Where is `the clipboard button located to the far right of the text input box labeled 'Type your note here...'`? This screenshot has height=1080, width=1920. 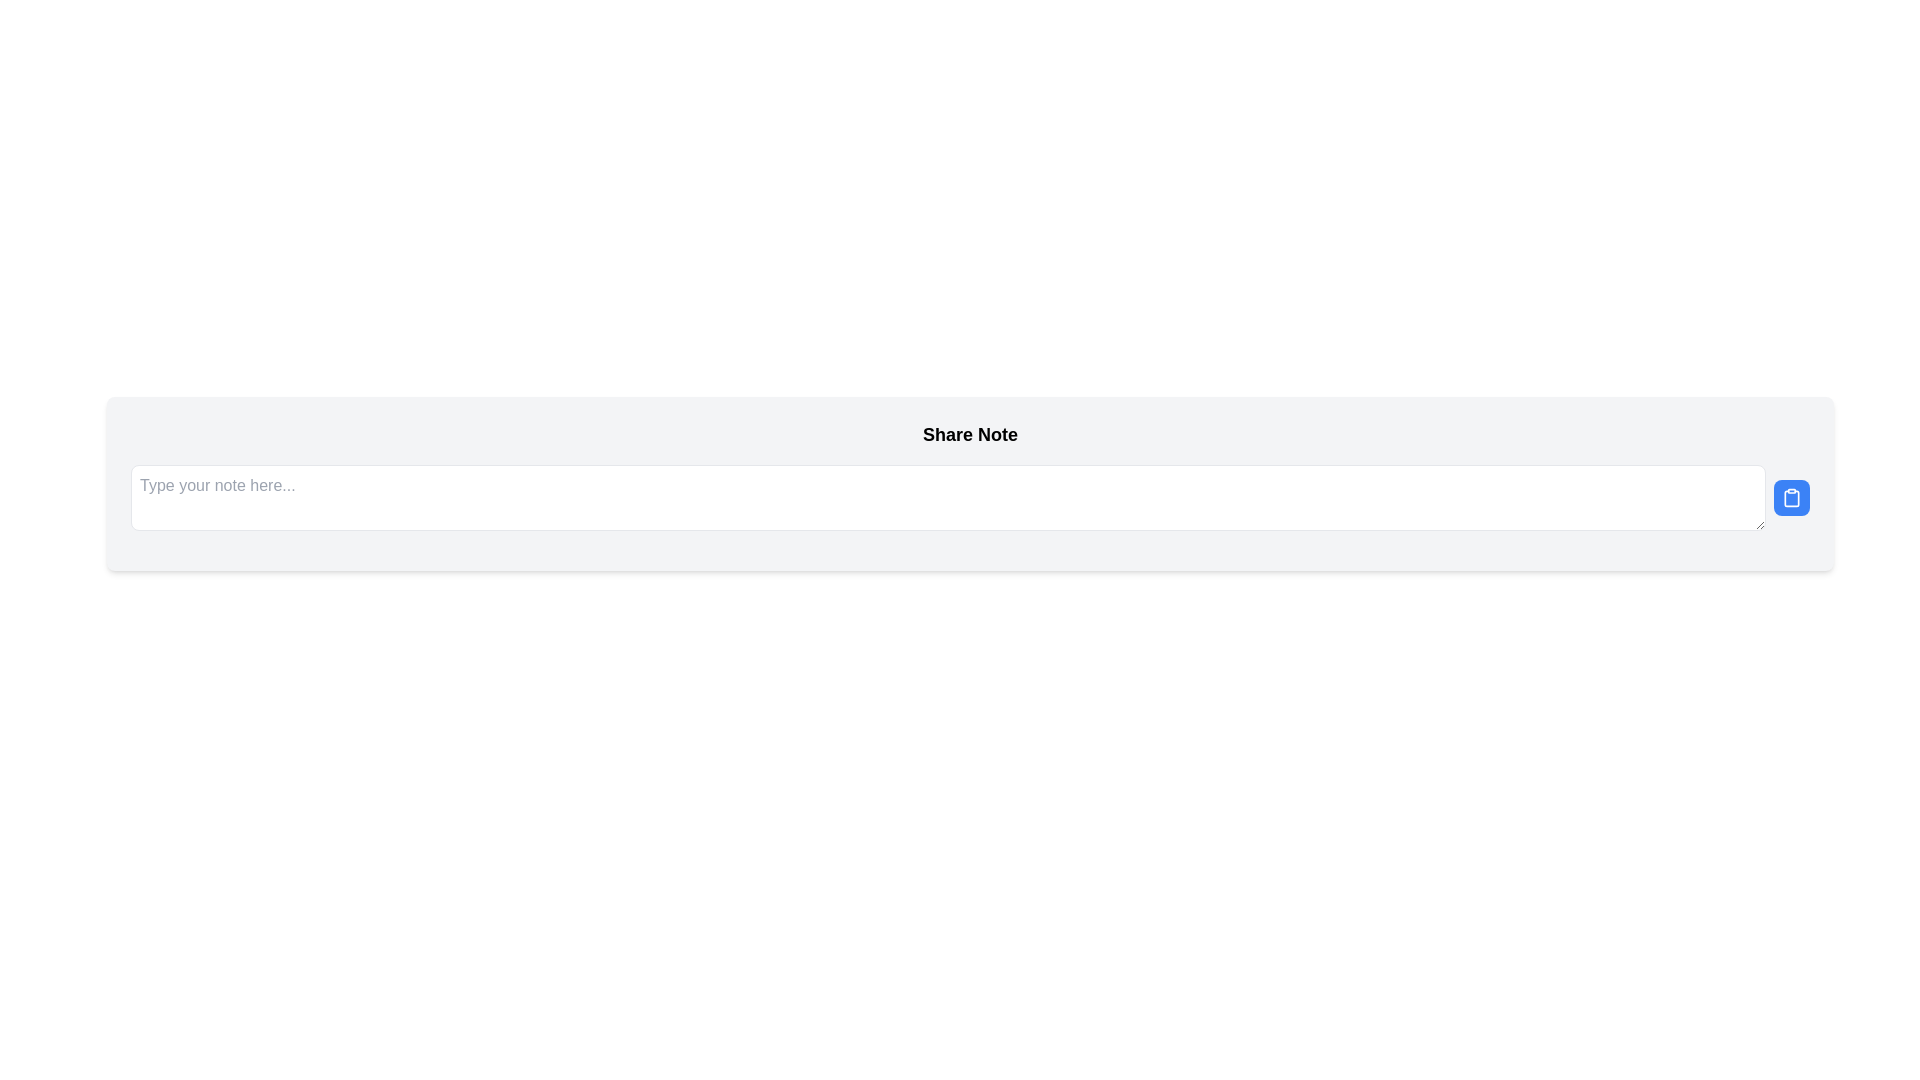 the clipboard button located to the far right of the text input box labeled 'Type your note here...' is located at coordinates (1791, 496).